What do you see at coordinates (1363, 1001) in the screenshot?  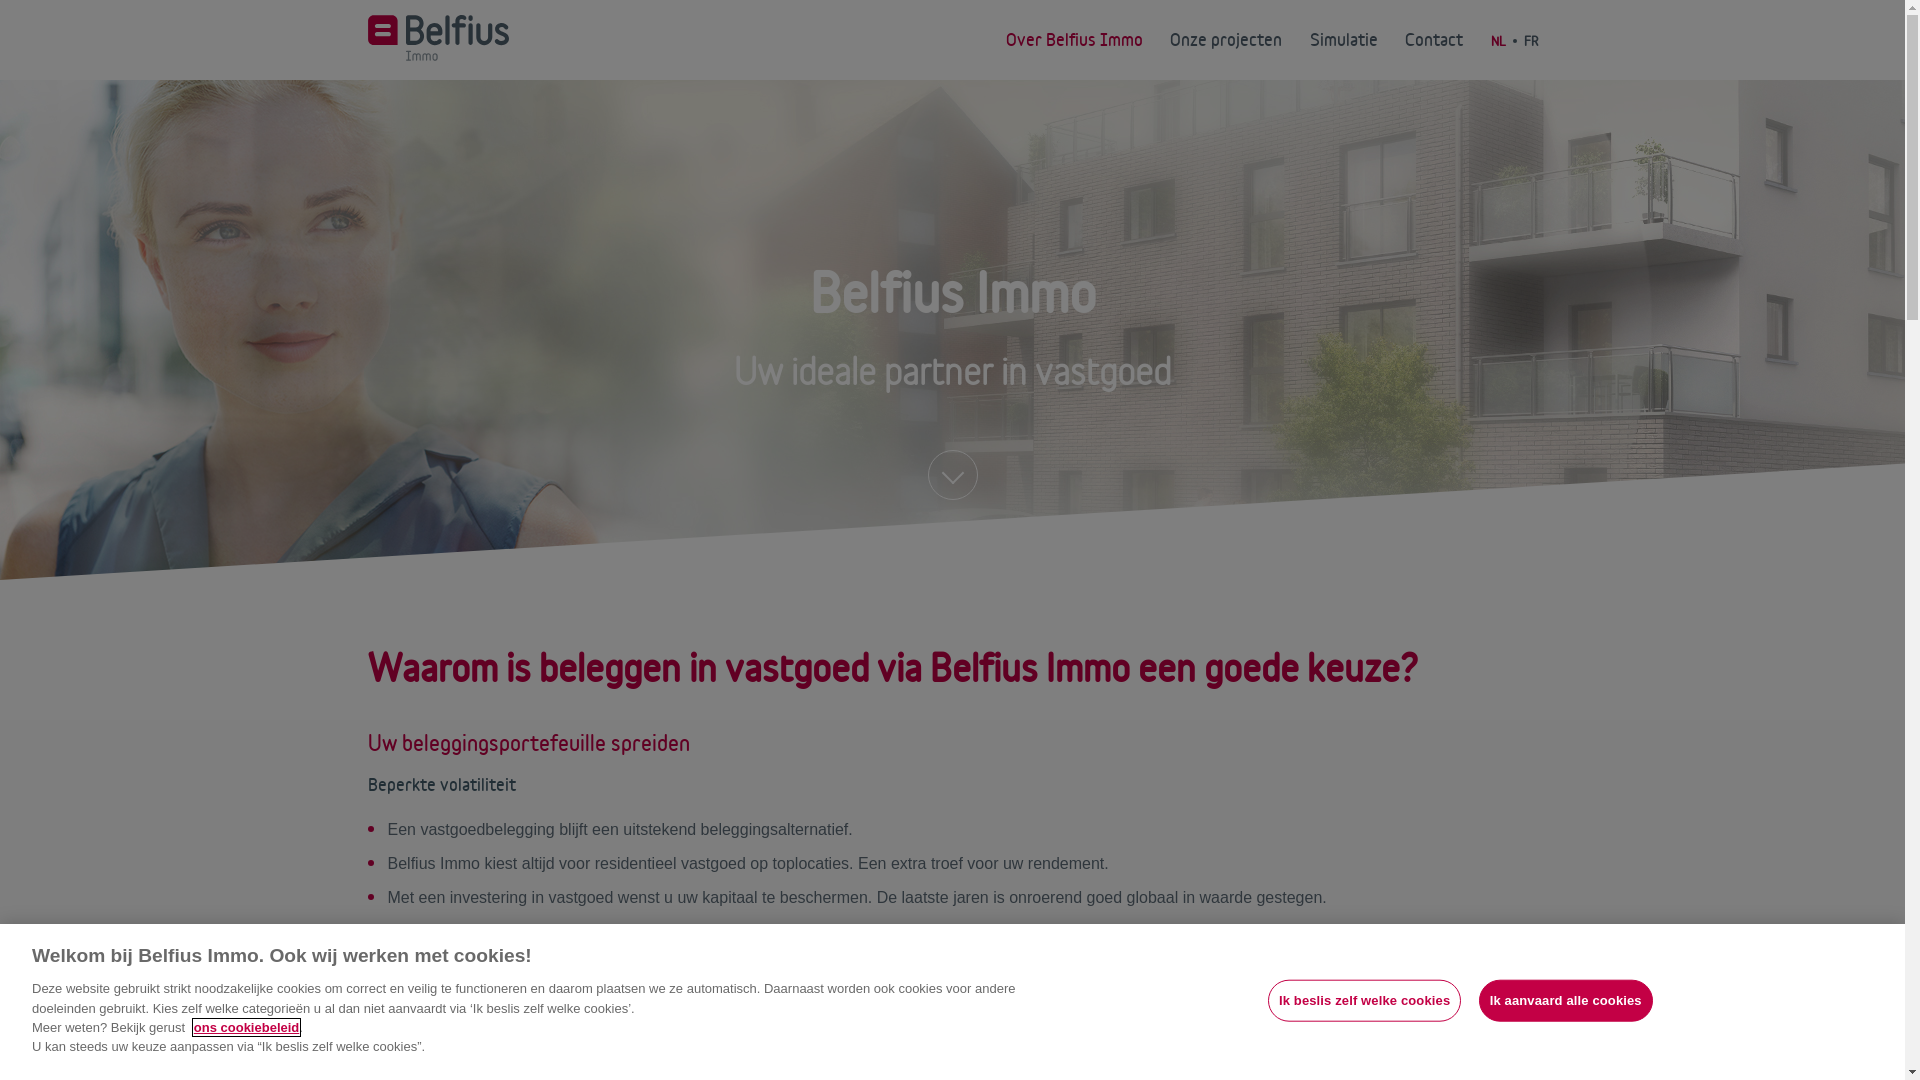 I see `'Ik beslis zelf welke cookies'` at bounding box center [1363, 1001].